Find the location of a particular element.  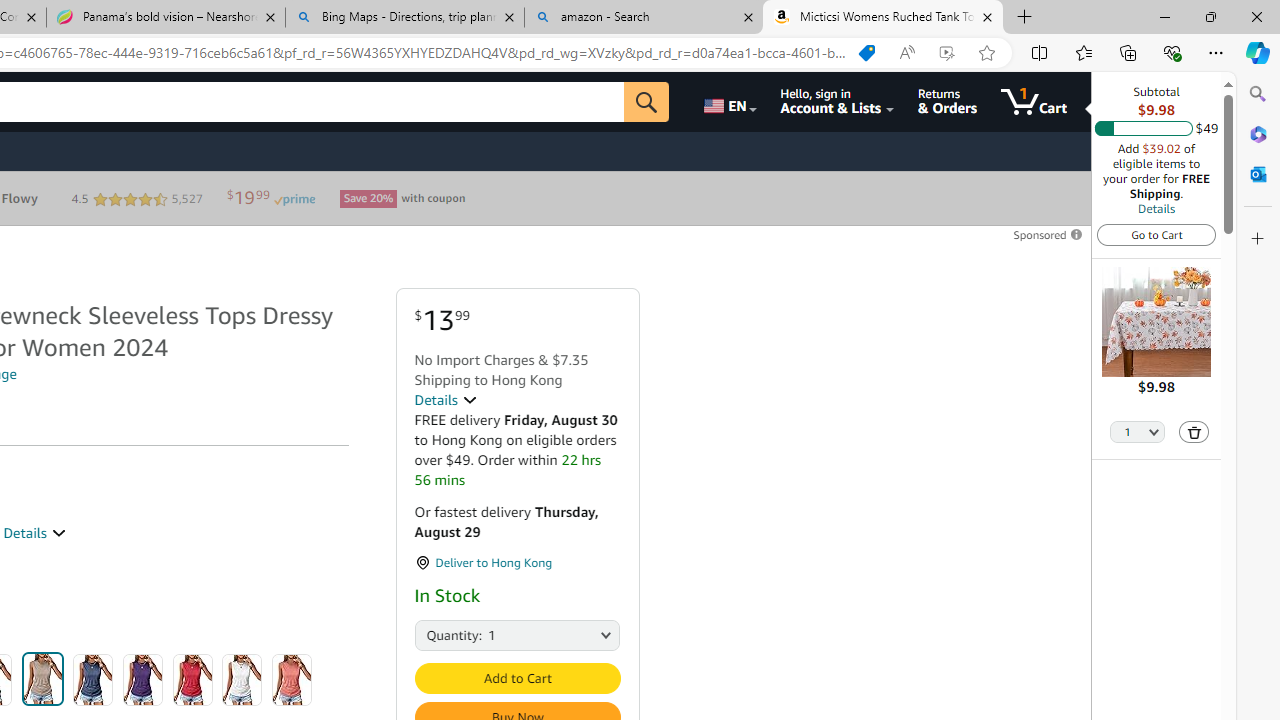

'Add to Cart' is located at coordinates (517, 677).